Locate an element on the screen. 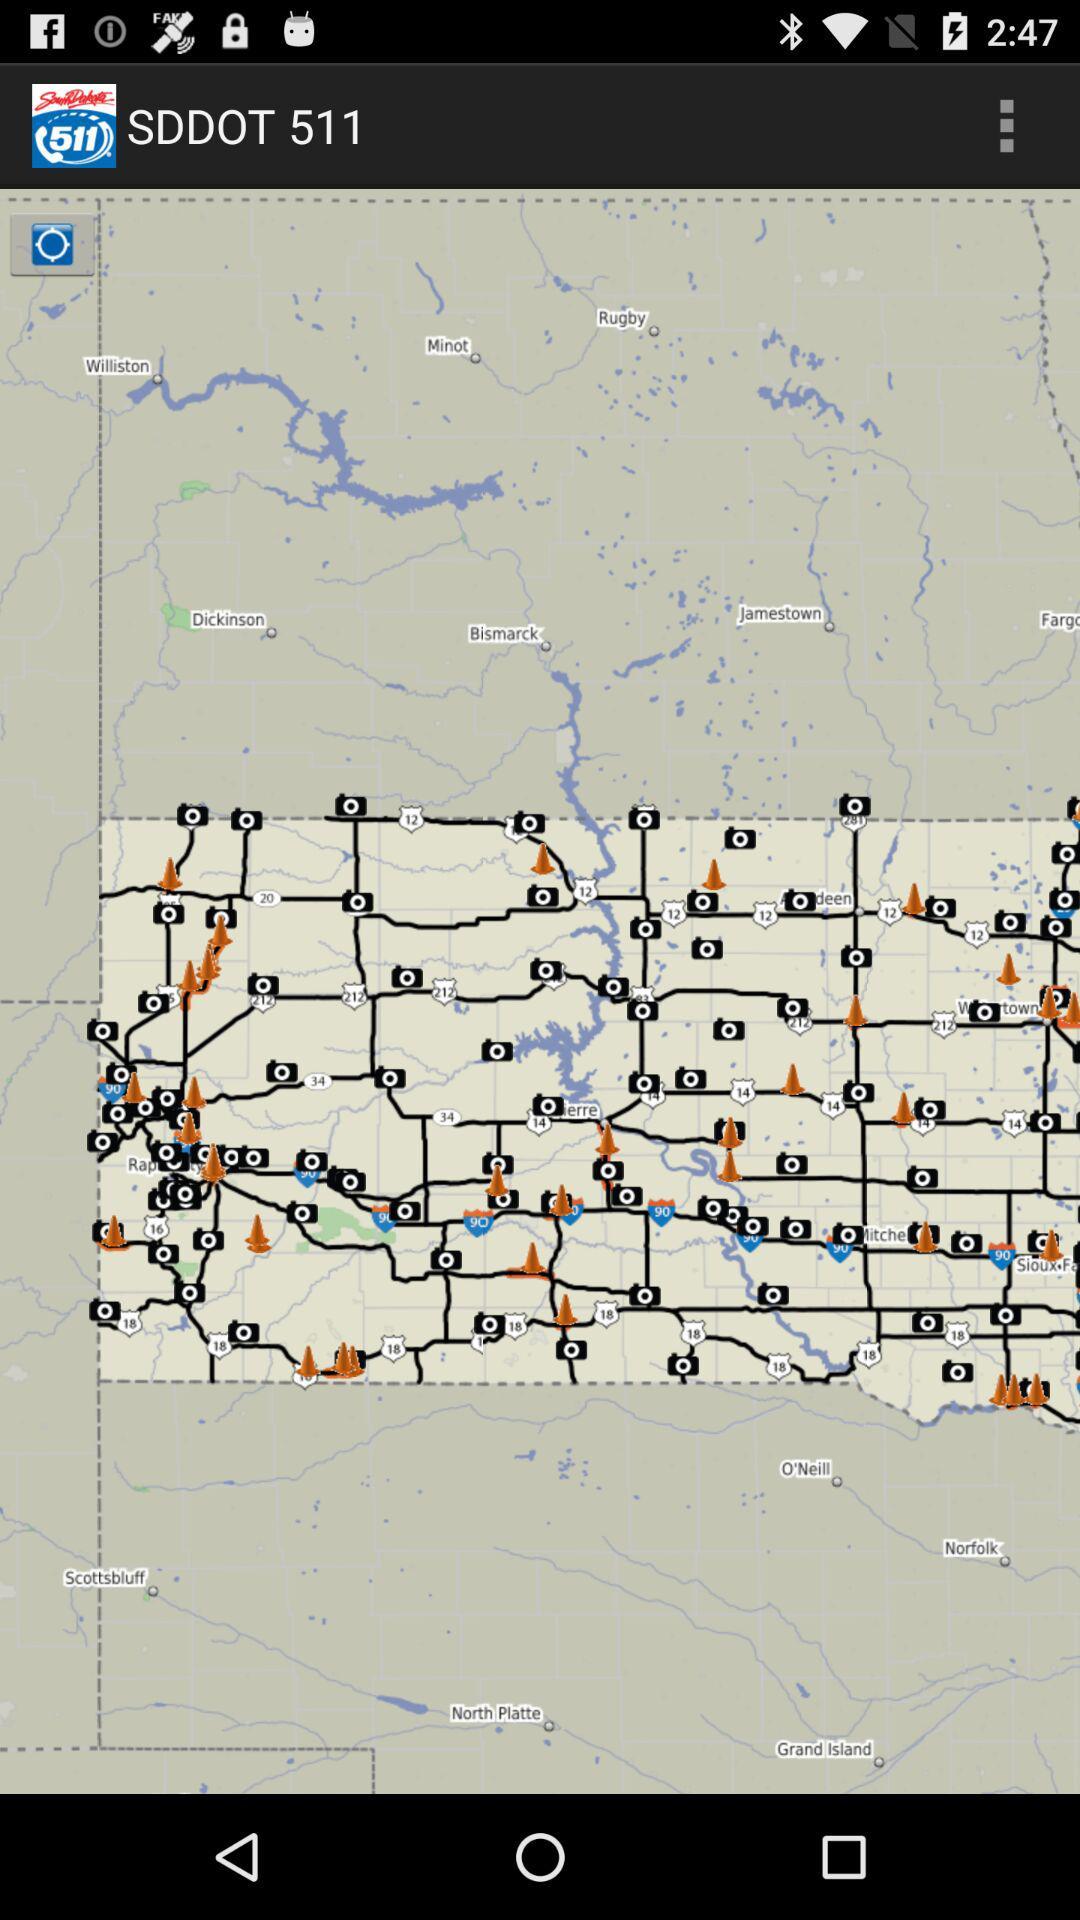 This screenshot has height=1920, width=1080. the location_crosshair icon is located at coordinates (51, 260).